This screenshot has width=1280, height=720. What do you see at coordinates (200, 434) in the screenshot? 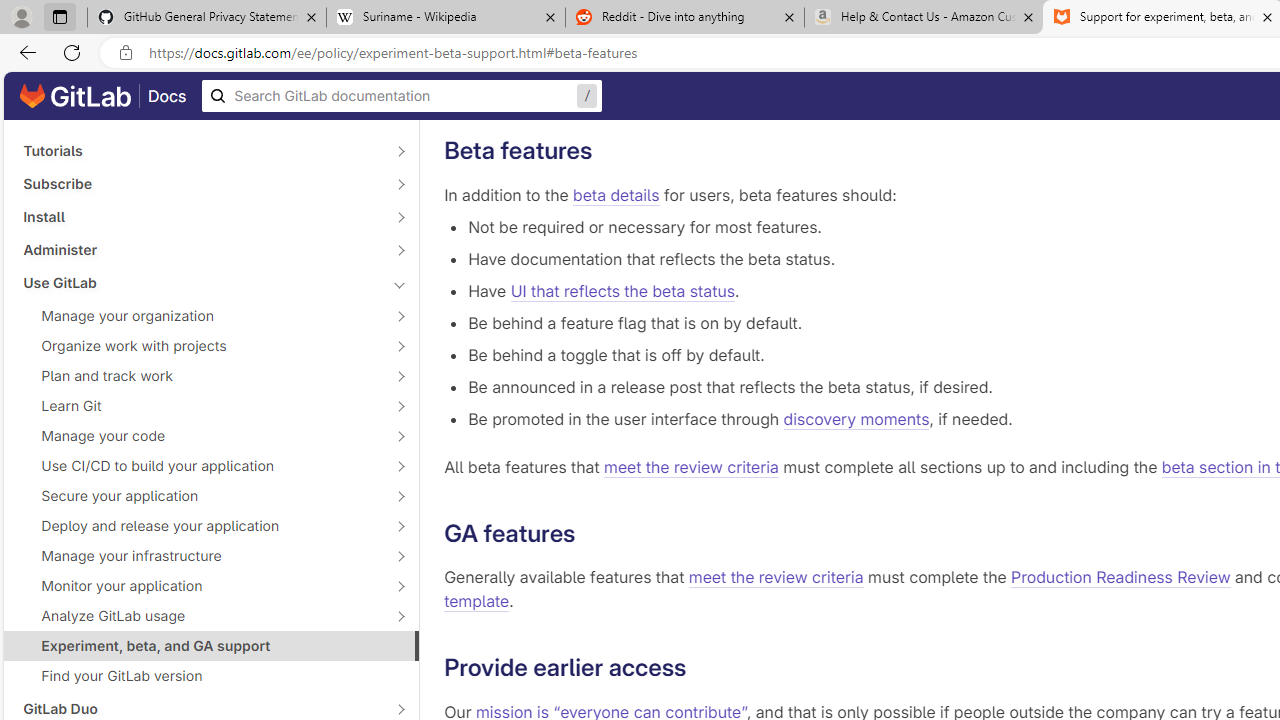
I see `'Manage your code'` at bounding box center [200, 434].